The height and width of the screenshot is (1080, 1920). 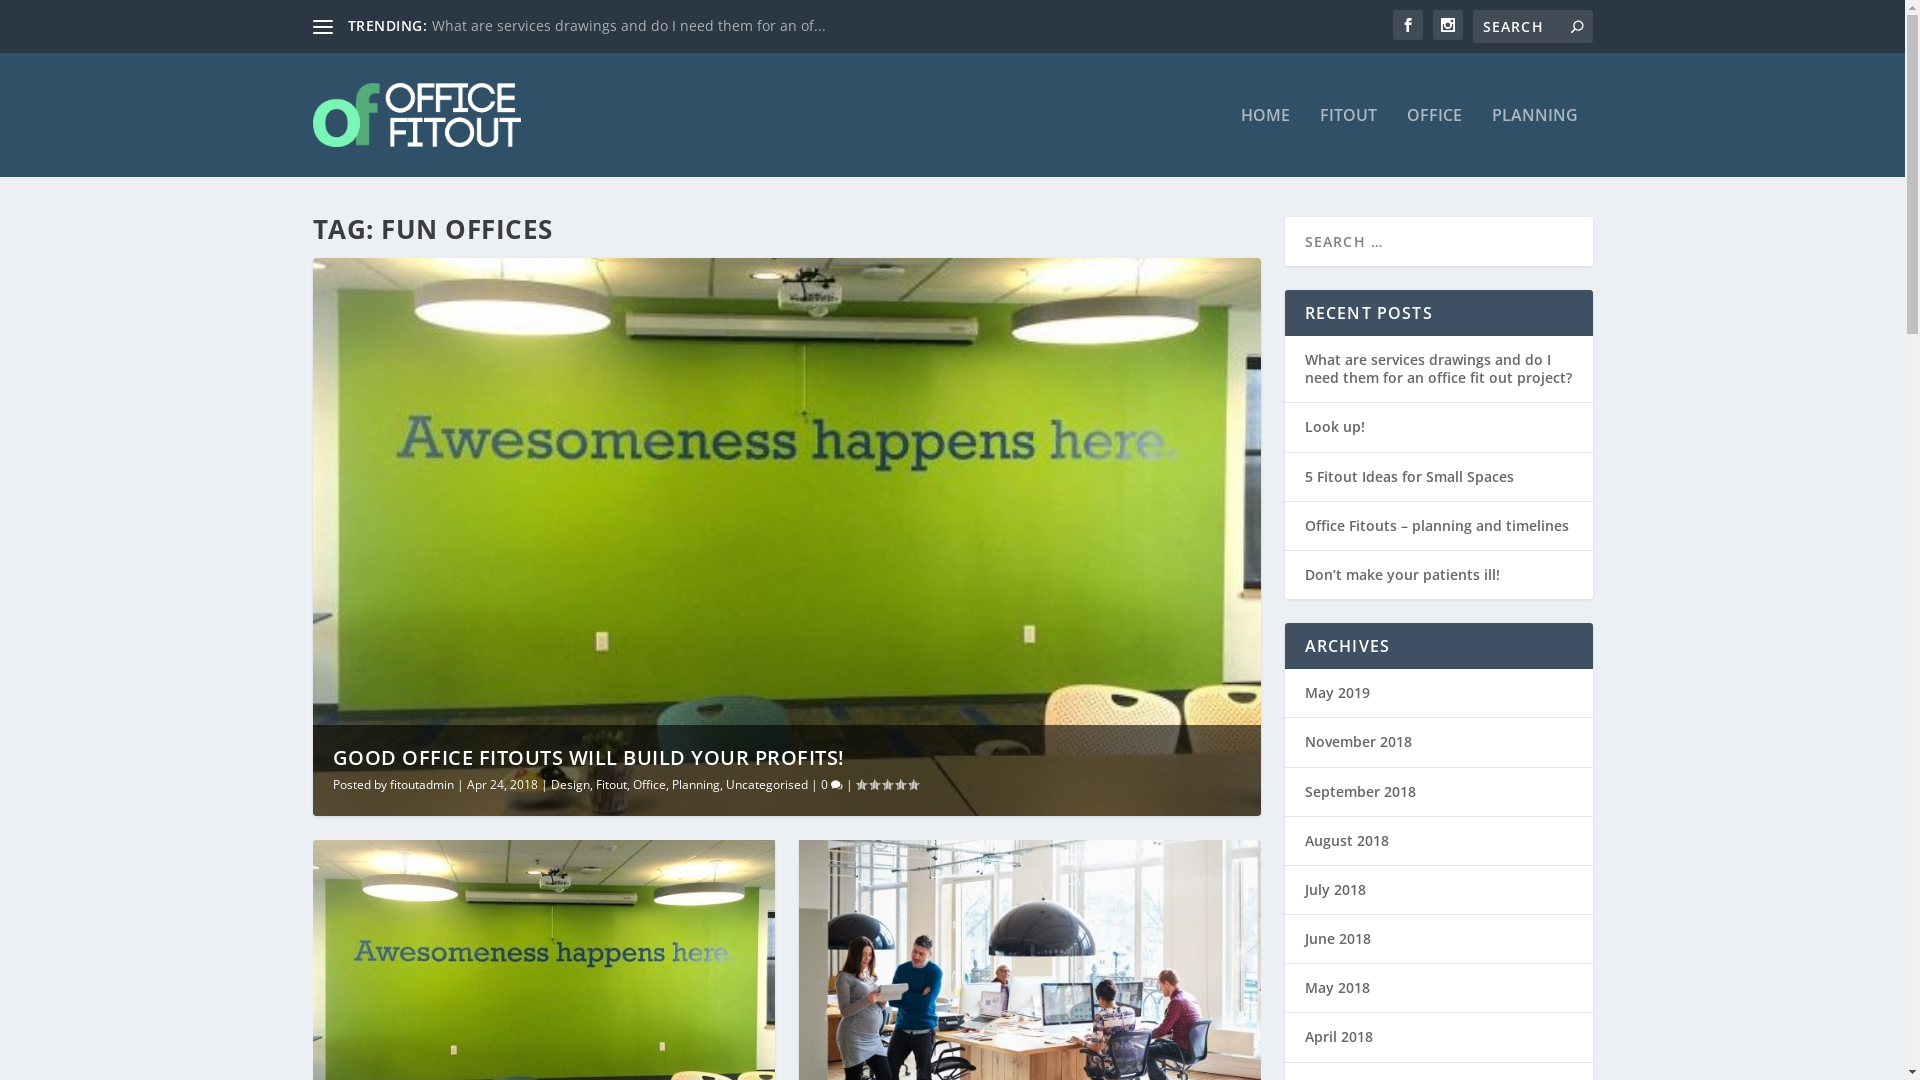 I want to click on 'November 2018', so click(x=1304, y=741).